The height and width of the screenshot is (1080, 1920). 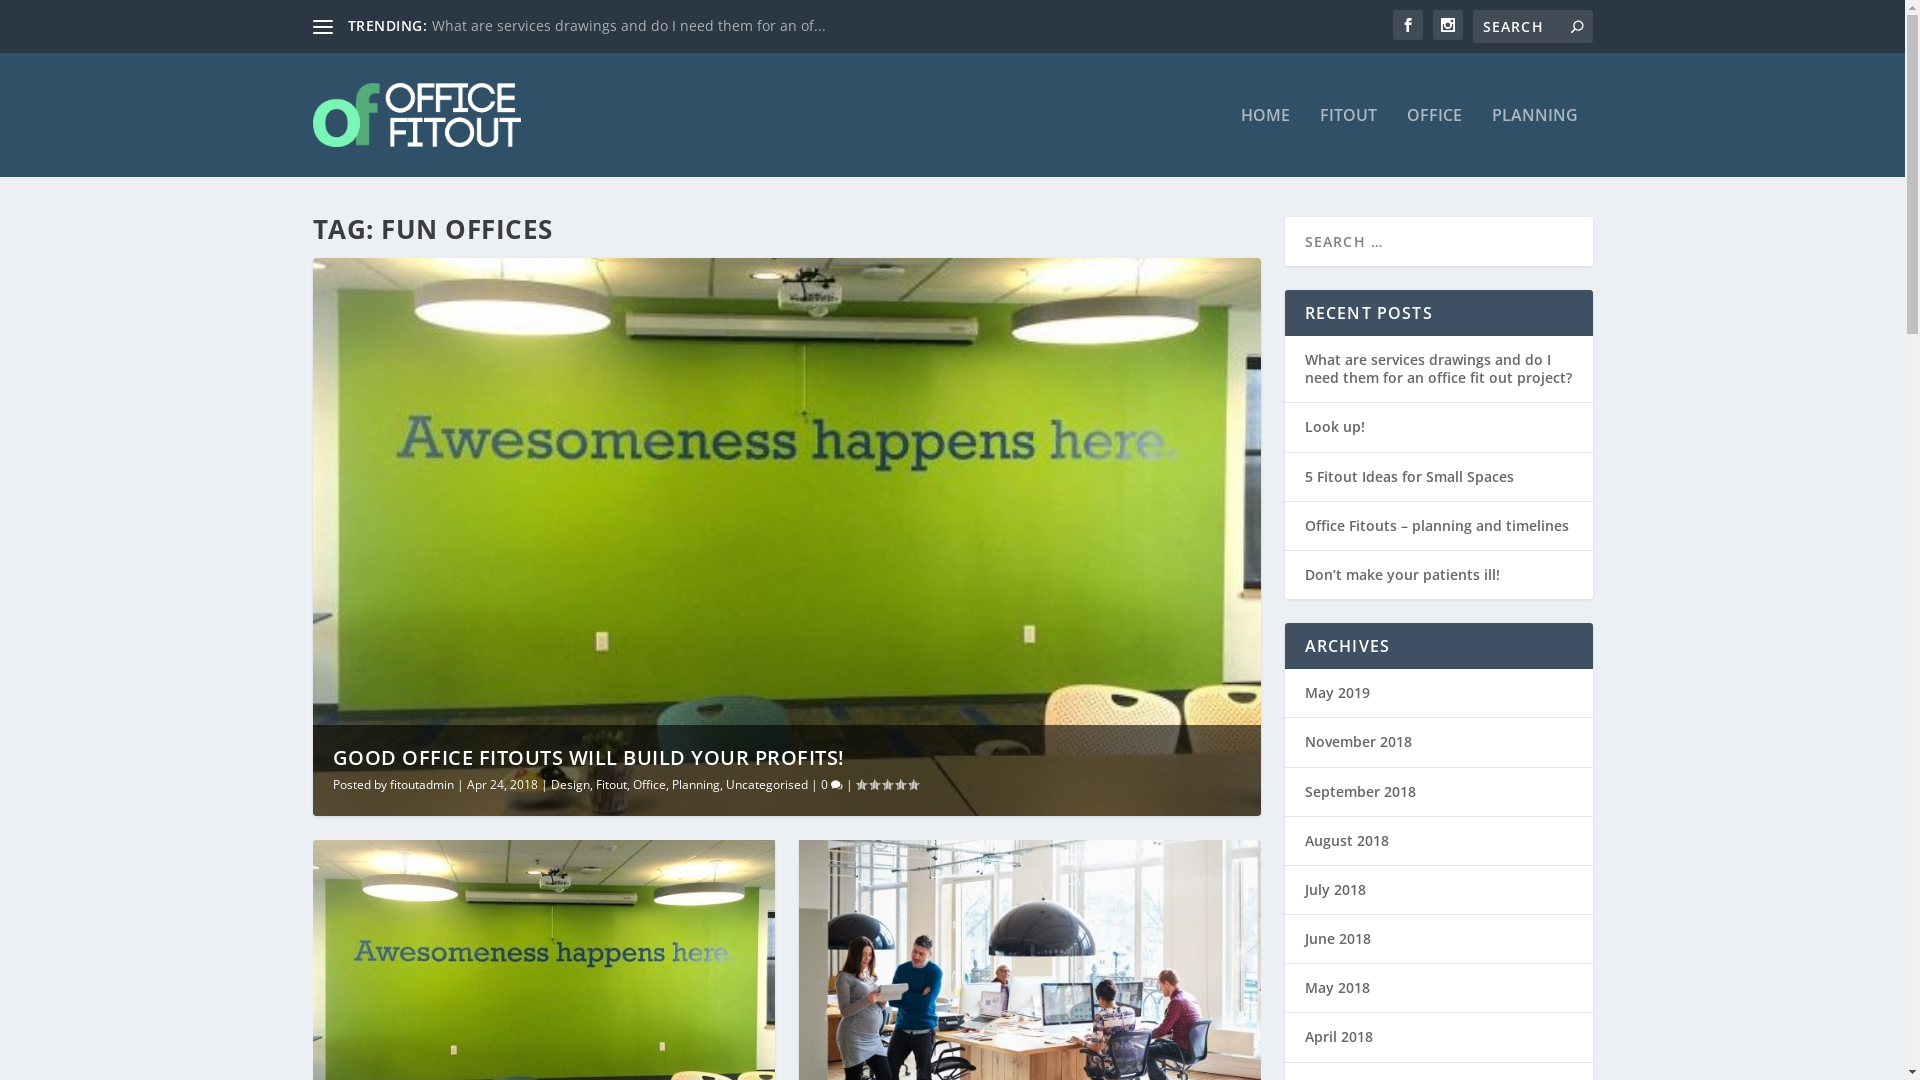 I want to click on 'November 2018', so click(x=1304, y=741).